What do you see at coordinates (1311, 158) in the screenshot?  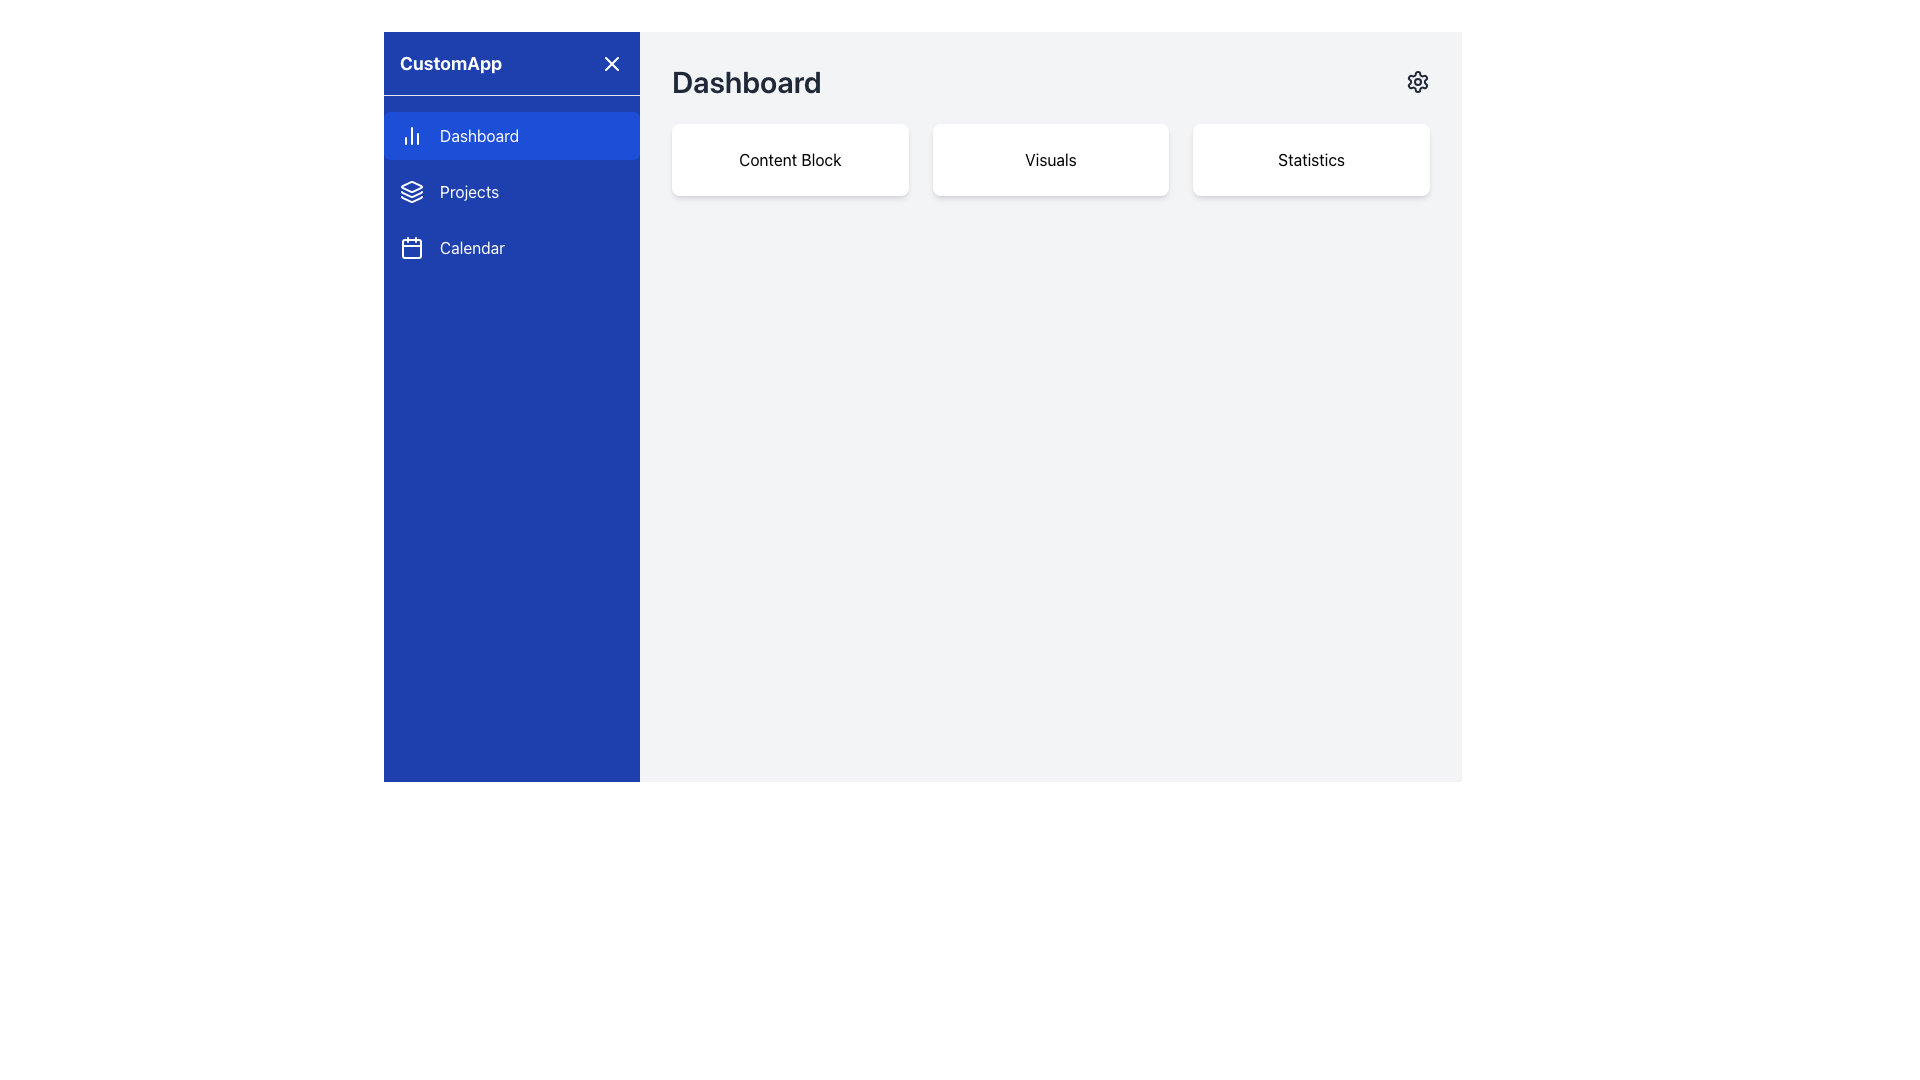 I see `the third card in the grid layout labeled 'Statistics'` at bounding box center [1311, 158].